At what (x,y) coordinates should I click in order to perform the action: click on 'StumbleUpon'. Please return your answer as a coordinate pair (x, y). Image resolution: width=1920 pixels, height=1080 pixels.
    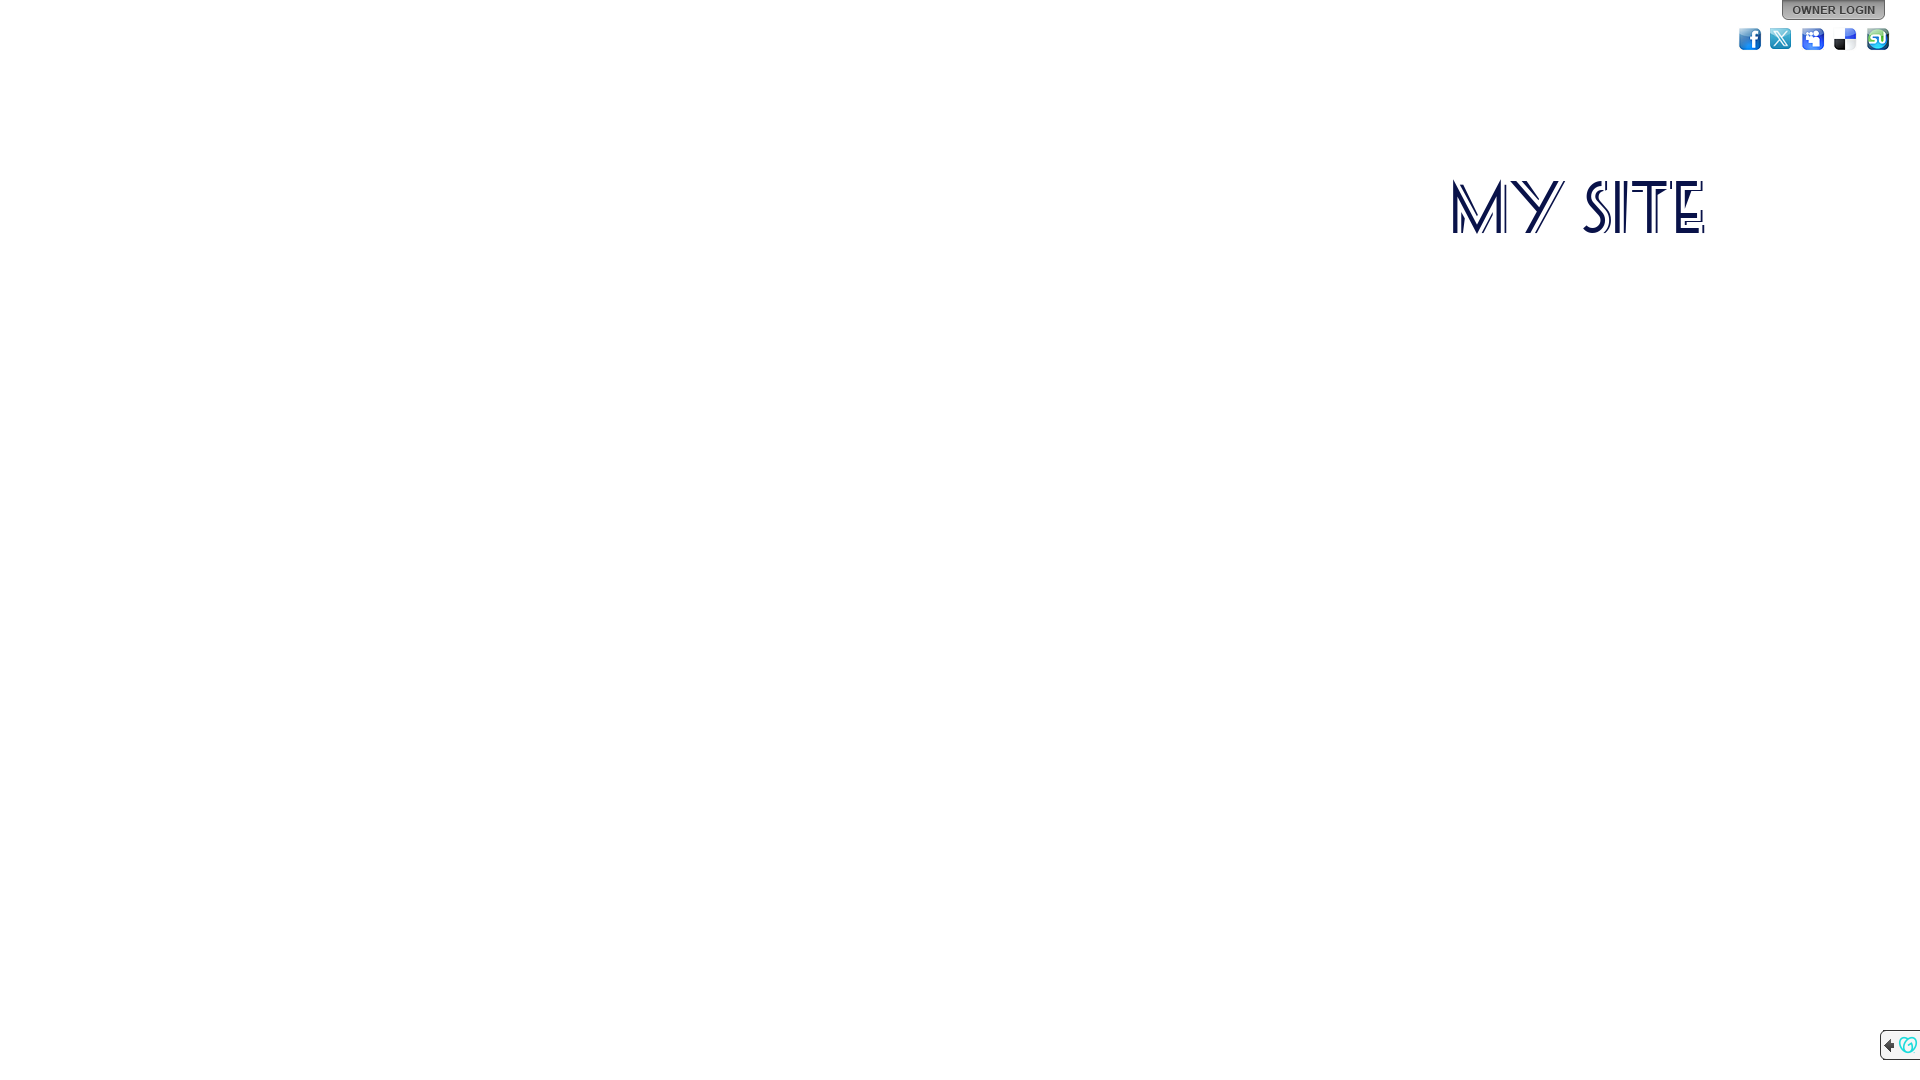
    Looking at the image, I should click on (1862, 38).